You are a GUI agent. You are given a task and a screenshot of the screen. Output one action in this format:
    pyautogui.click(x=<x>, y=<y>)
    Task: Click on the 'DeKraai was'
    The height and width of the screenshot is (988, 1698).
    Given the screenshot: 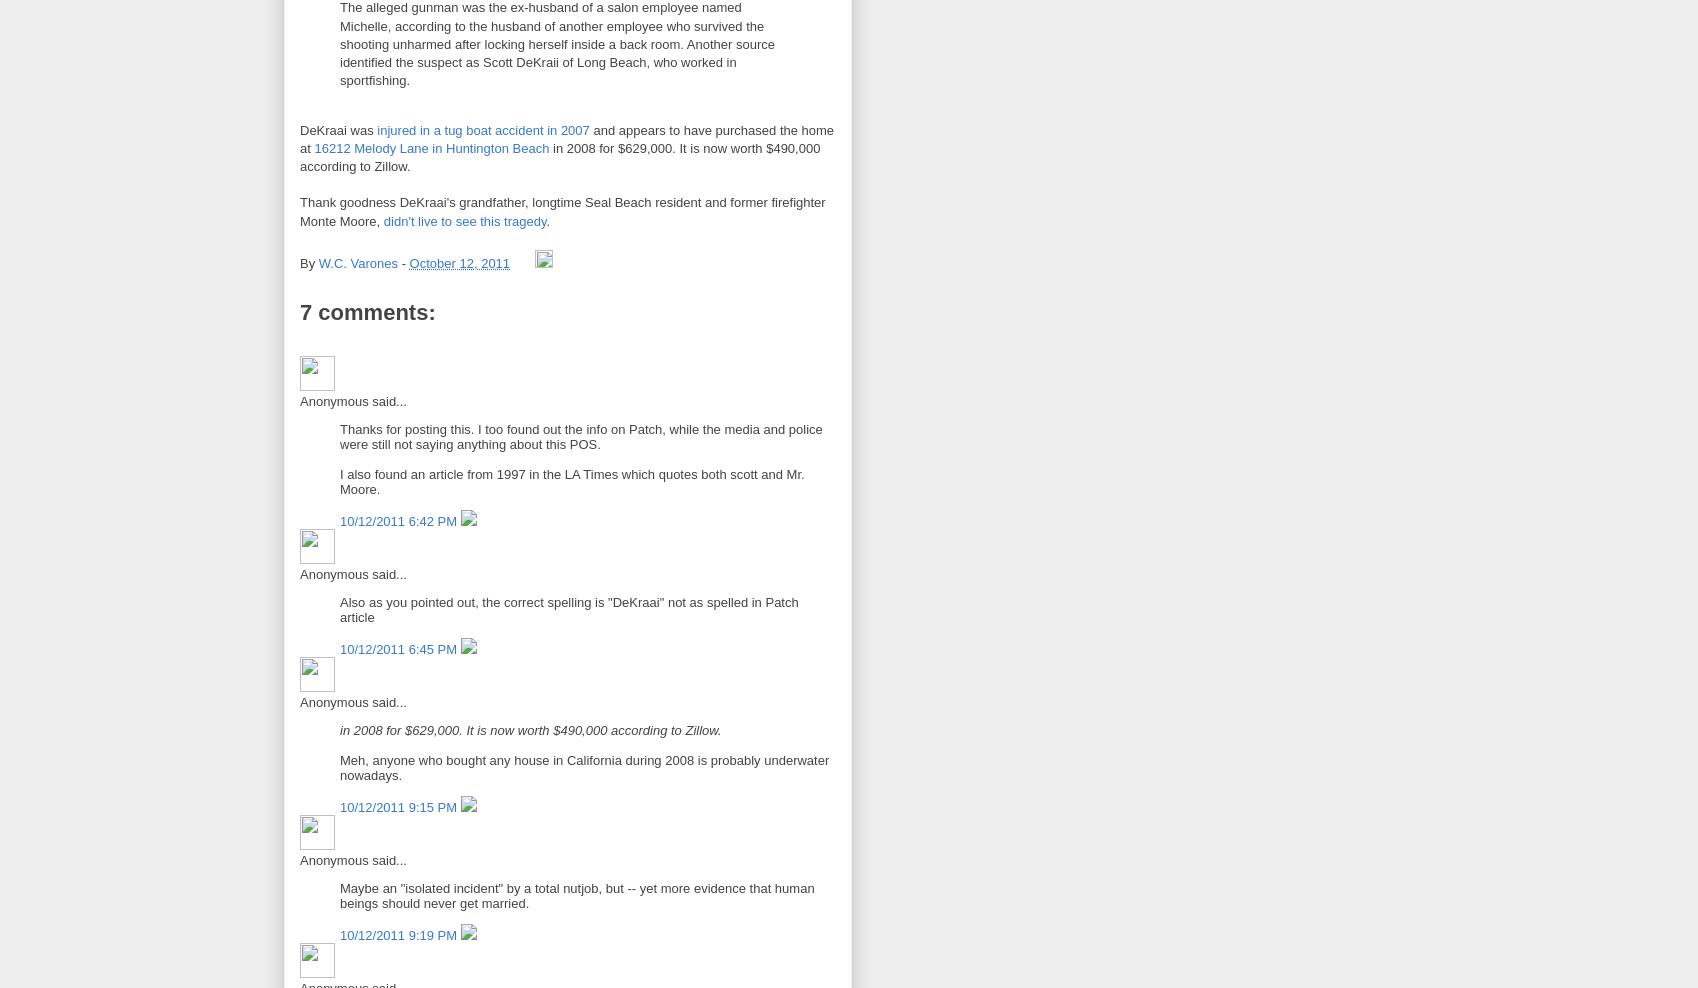 What is the action you would take?
    pyautogui.click(x=337, y=128)
    